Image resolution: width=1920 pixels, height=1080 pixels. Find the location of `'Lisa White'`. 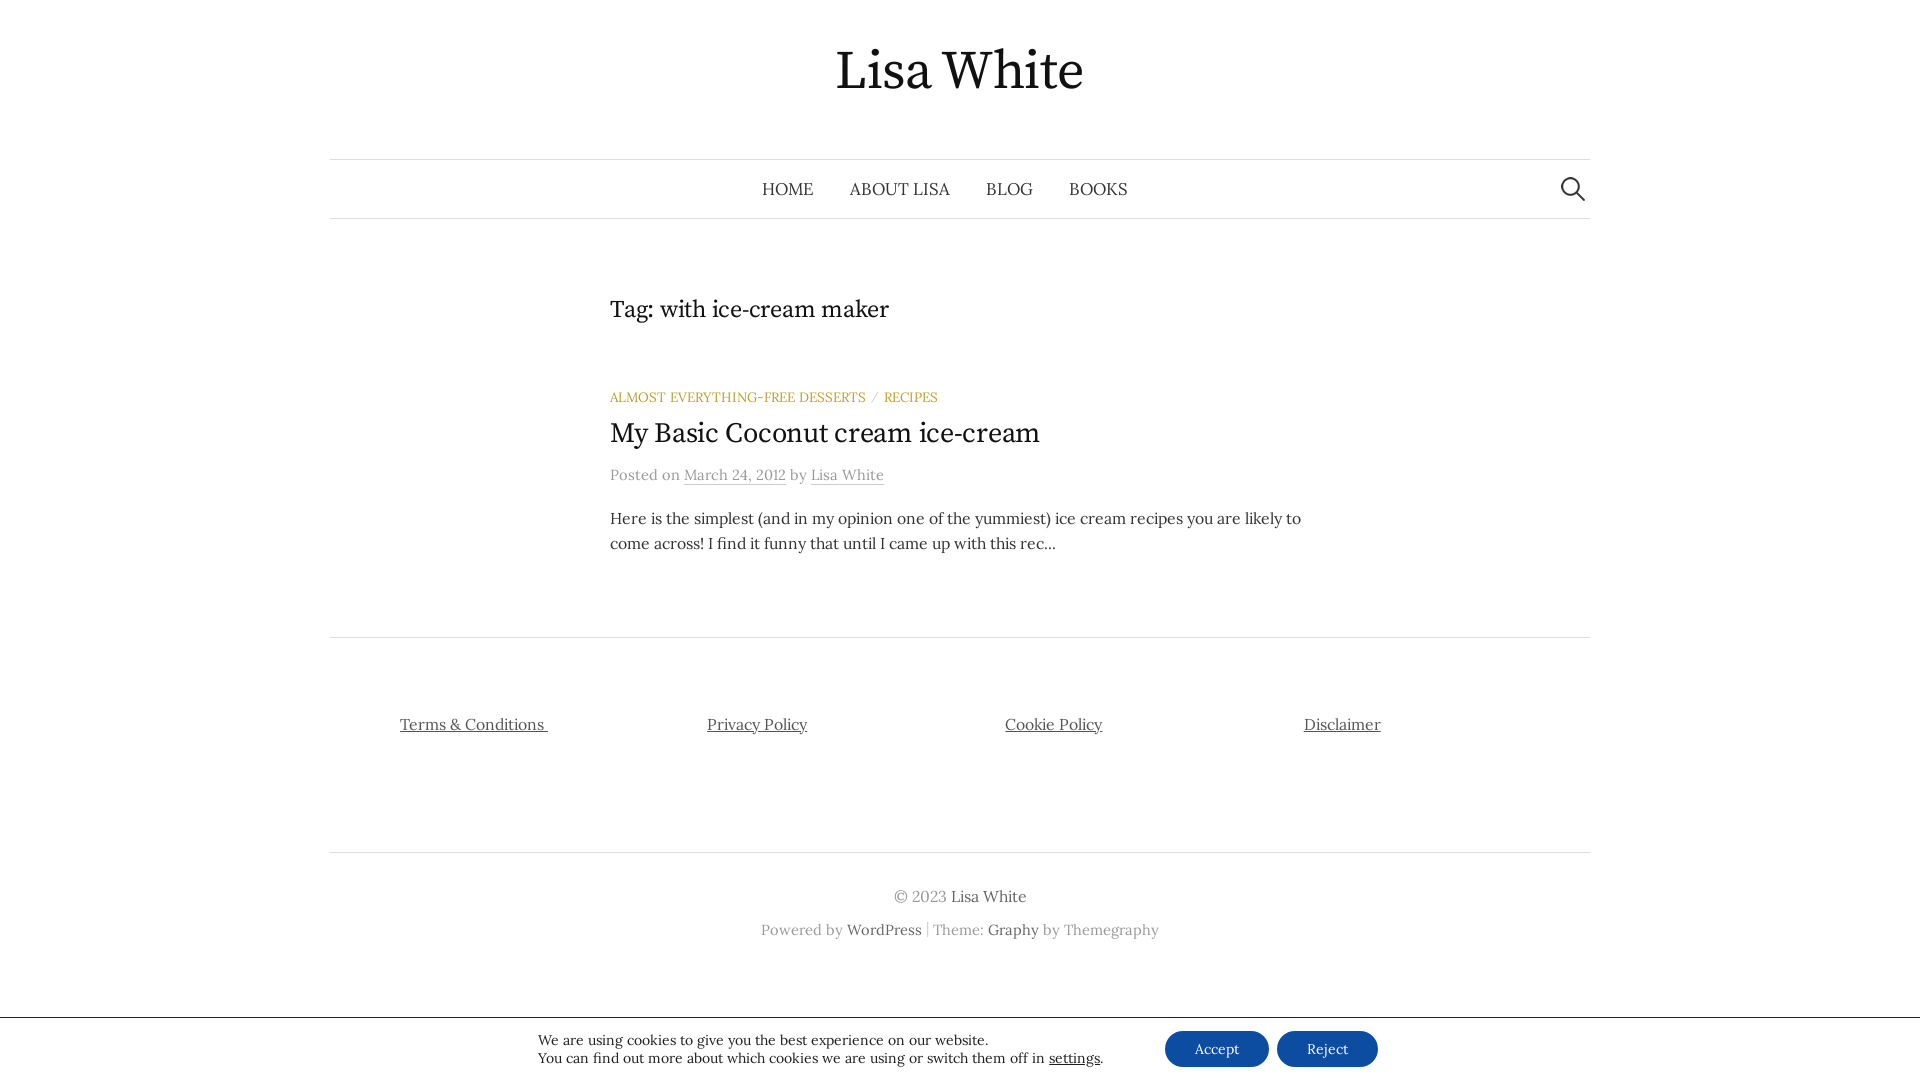

'Lisa White' is located at coordinates (960, 71).